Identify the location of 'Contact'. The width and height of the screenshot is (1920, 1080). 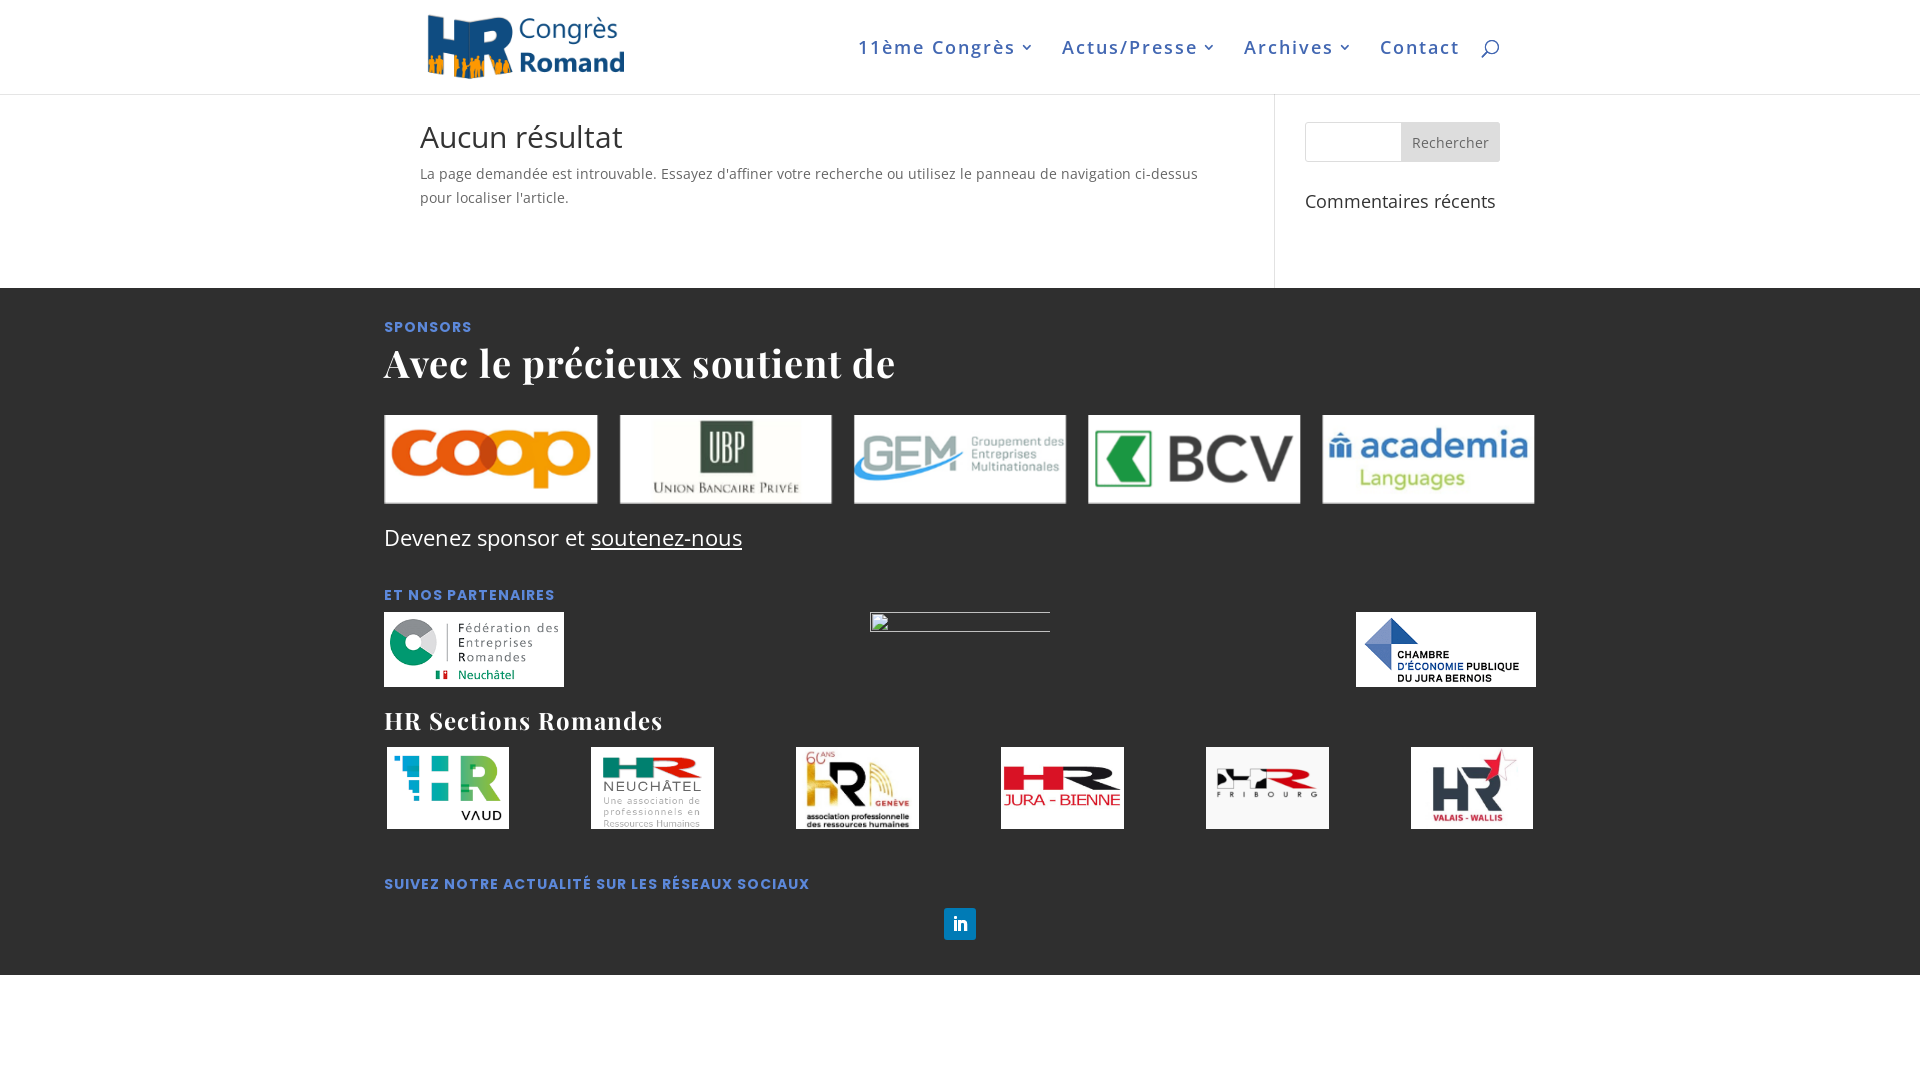
(1419, 65).